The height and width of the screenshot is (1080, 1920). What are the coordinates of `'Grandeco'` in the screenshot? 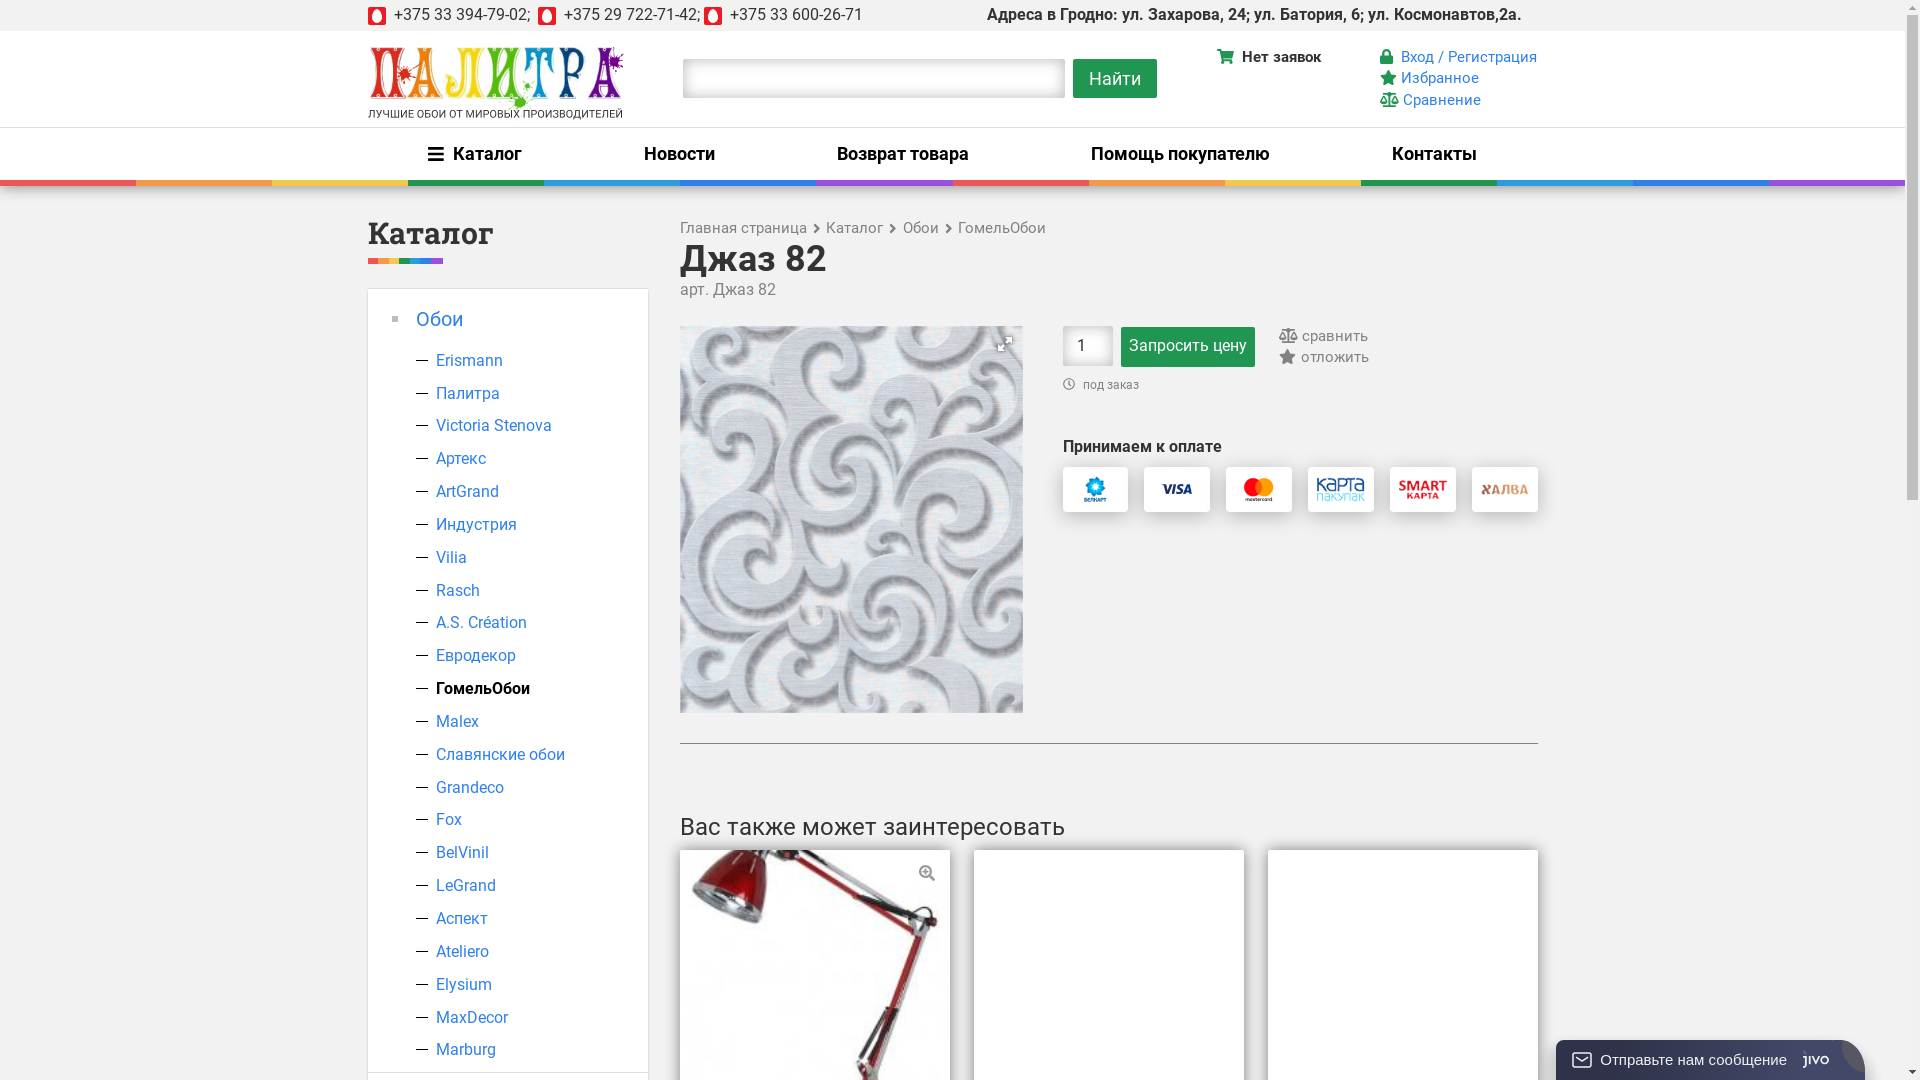 It's located at (469, 786).